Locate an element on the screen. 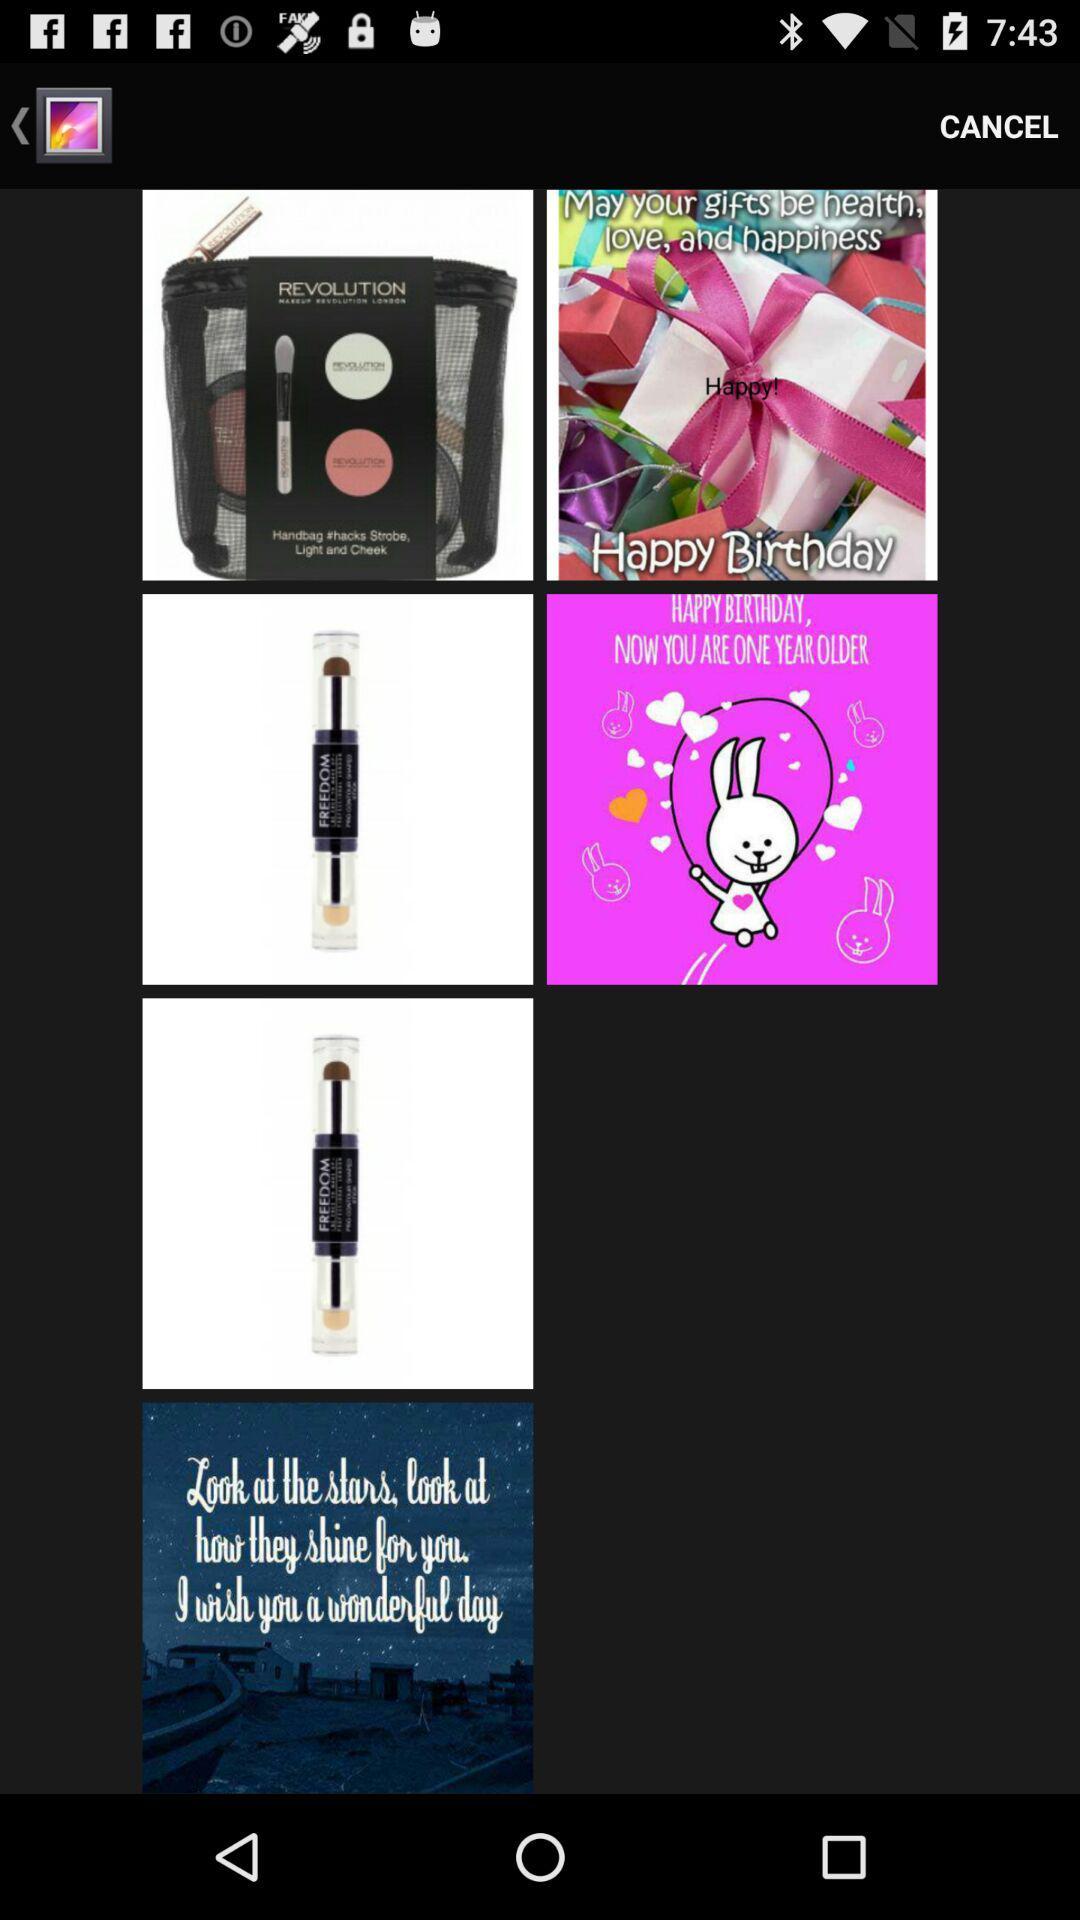  the cancel item is located at coordinates (999, 124).